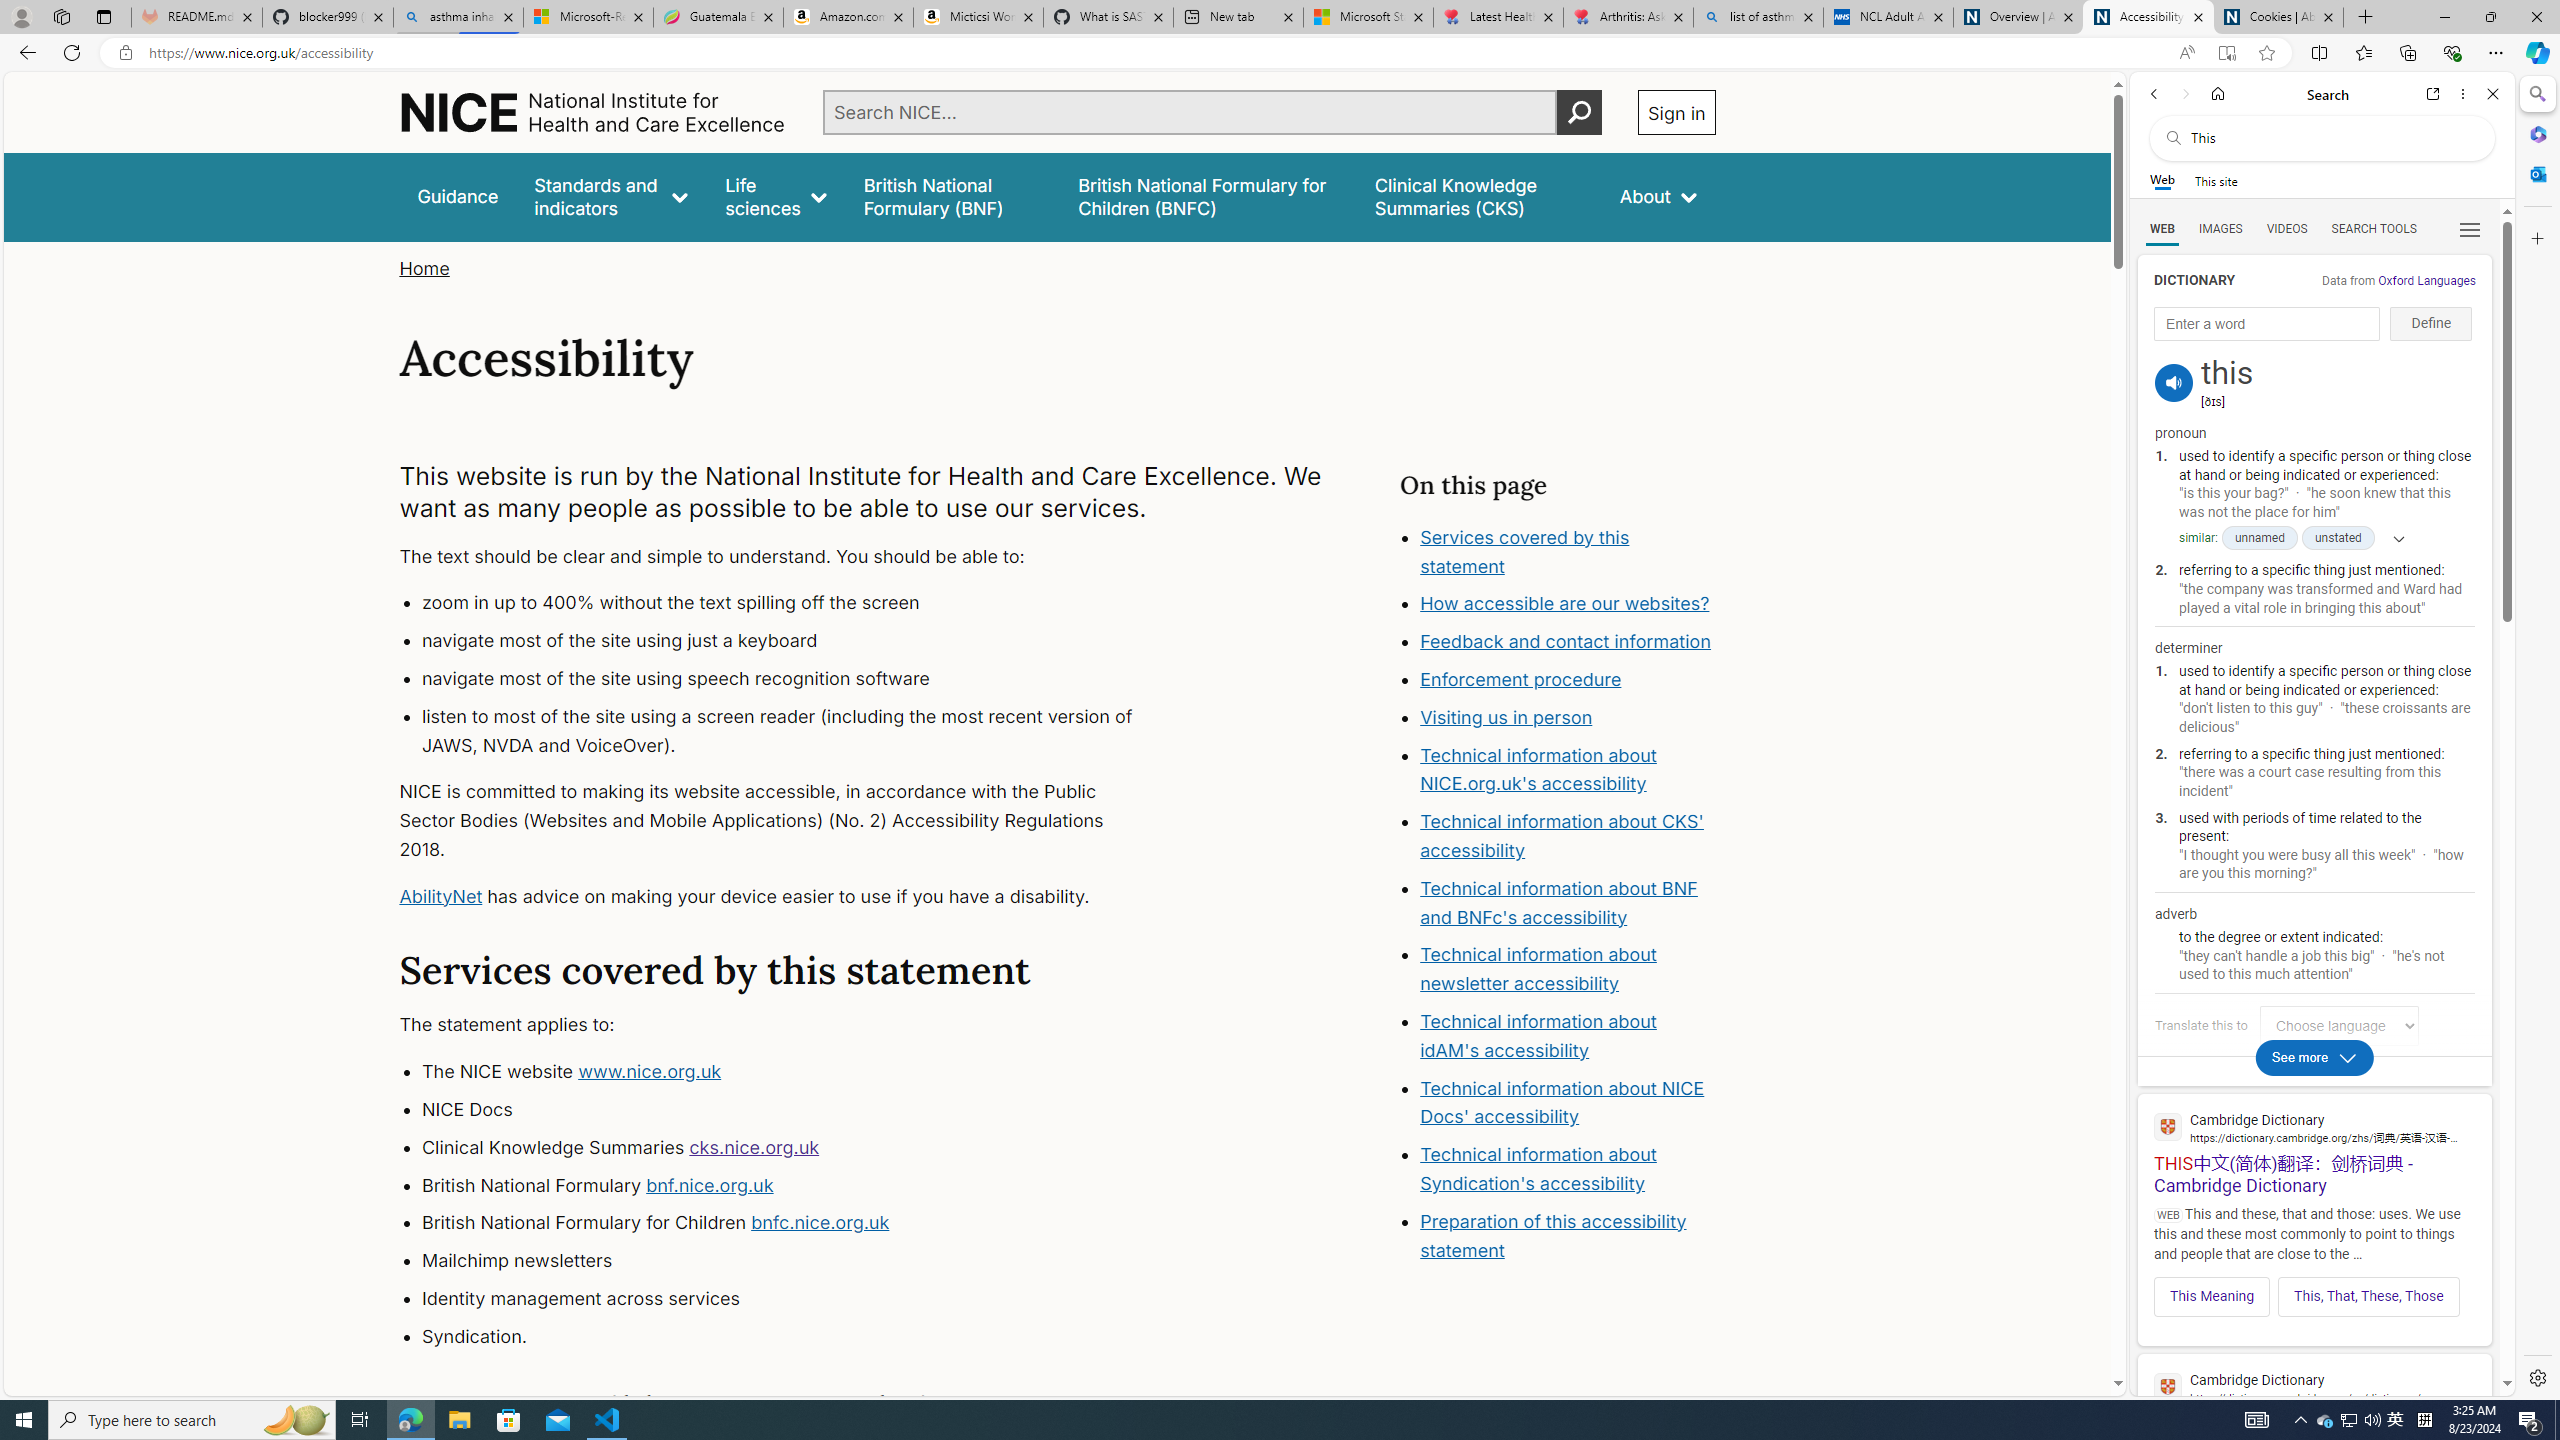  I want to click on 'This MeaningThis, That, These, Those', so click(2314, 1290).